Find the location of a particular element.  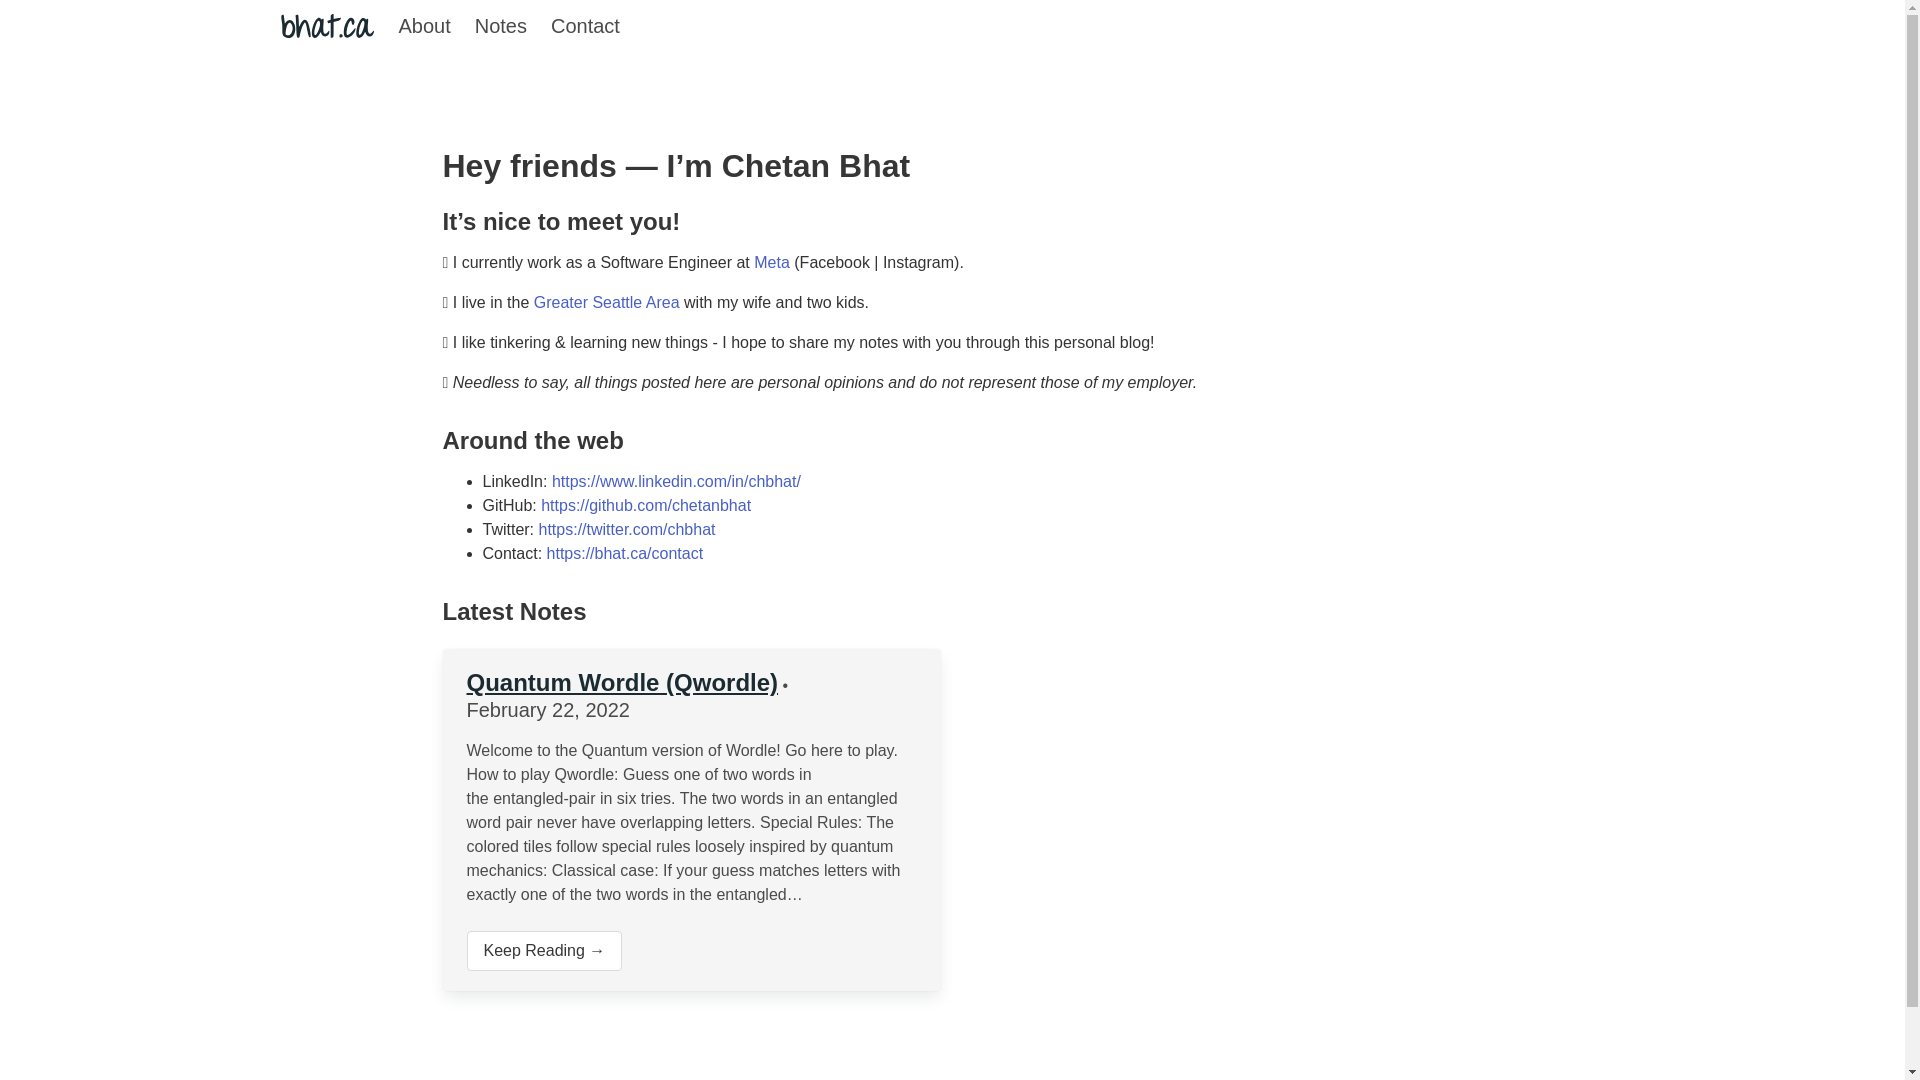

'Chetan Bhat - Home' is located at coordinates (326, 26).